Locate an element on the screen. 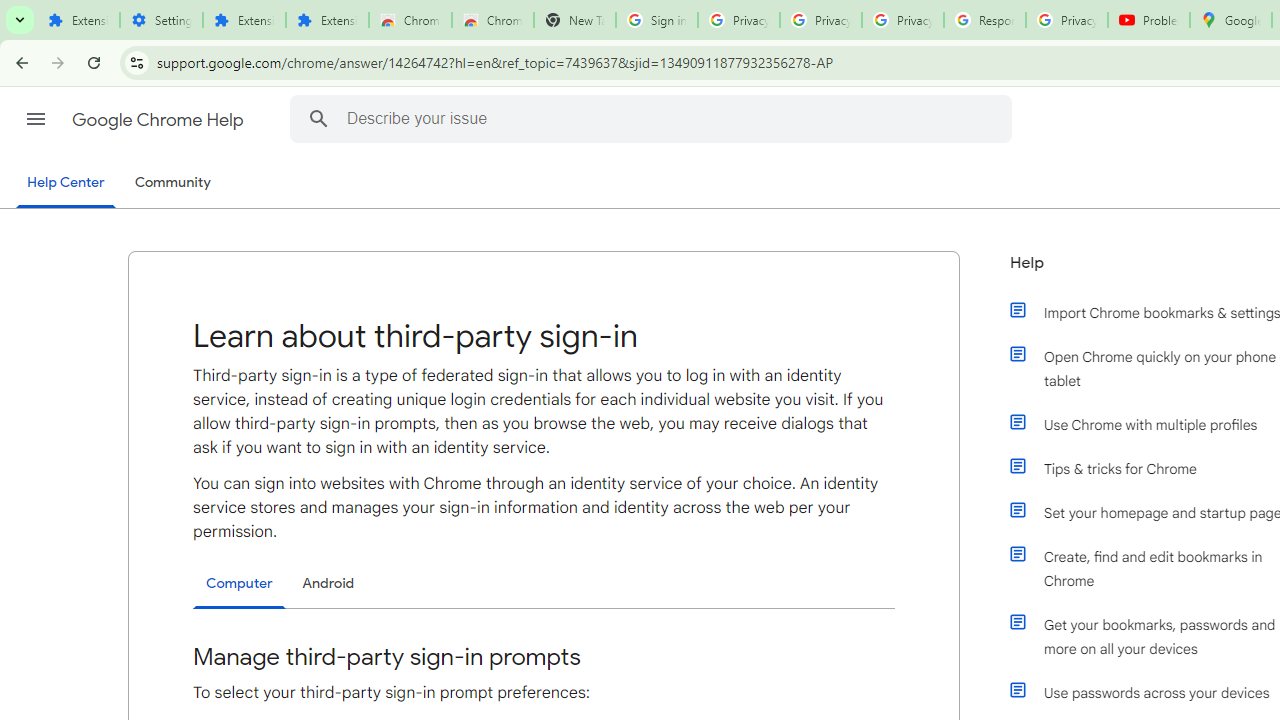 The image size is (1280, 720). 'New Tab' is located at coordinates (573, 20).